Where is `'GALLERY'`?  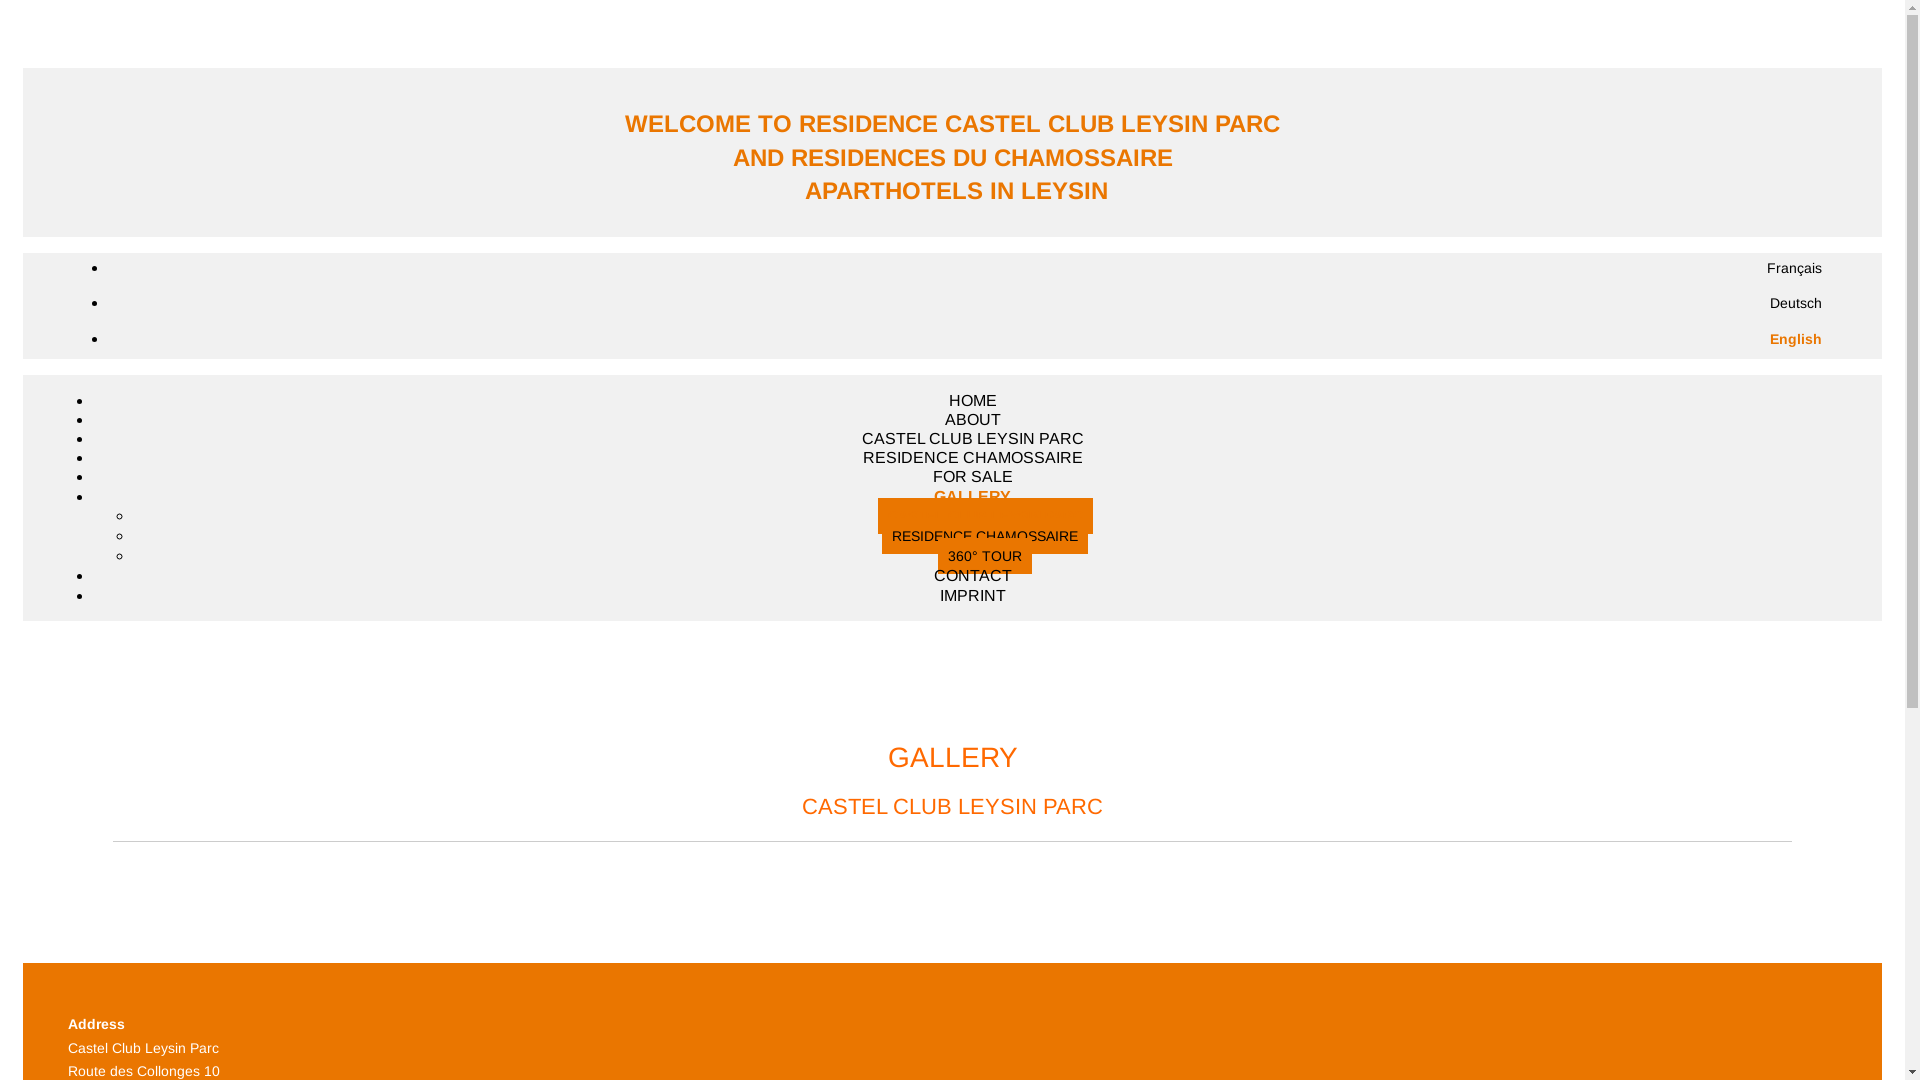
'GALLERY' is located at coordinates (972, 495).